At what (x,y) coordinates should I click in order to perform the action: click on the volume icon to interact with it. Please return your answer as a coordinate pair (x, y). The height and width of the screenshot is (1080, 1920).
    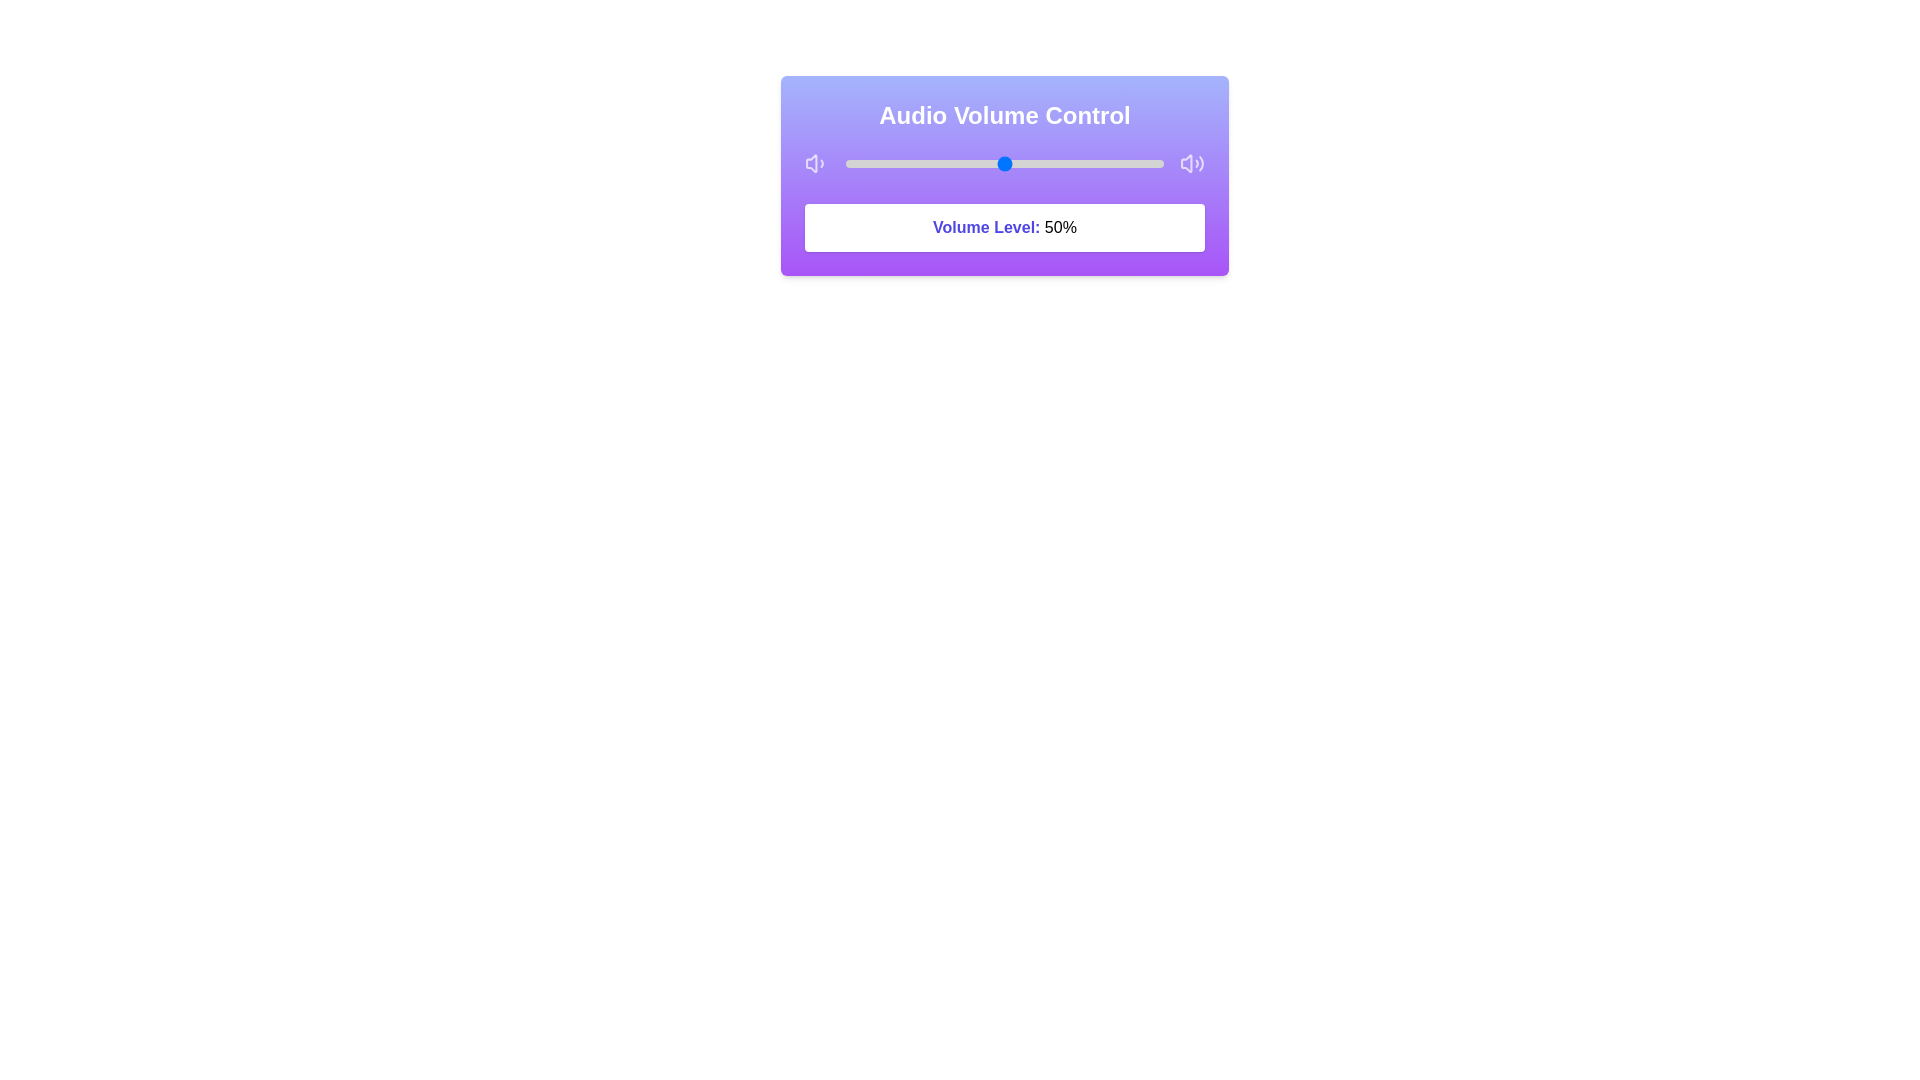
    Looking at the image, I should click on (816, 163).